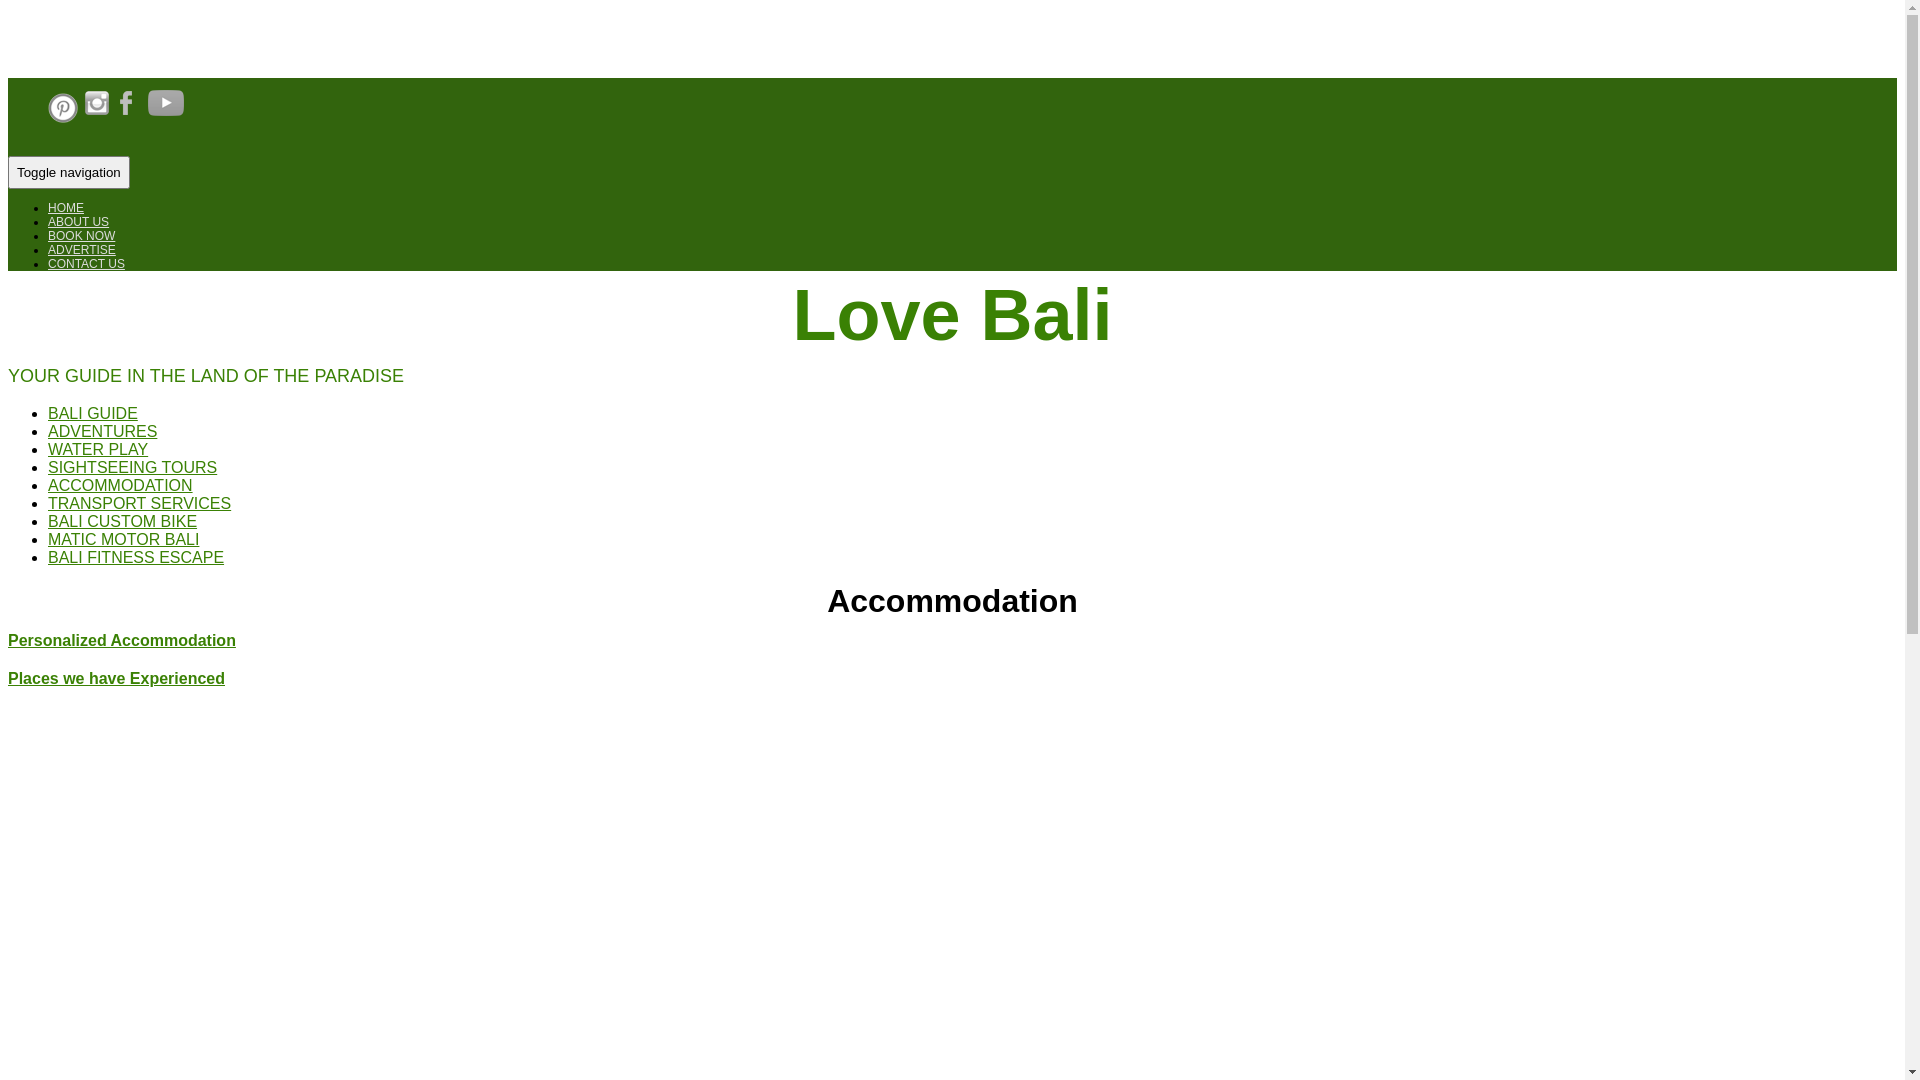 The width and height of the screenshot is (1920, 1080). I want to click on 'BOOK NOW', so click(80, 234).